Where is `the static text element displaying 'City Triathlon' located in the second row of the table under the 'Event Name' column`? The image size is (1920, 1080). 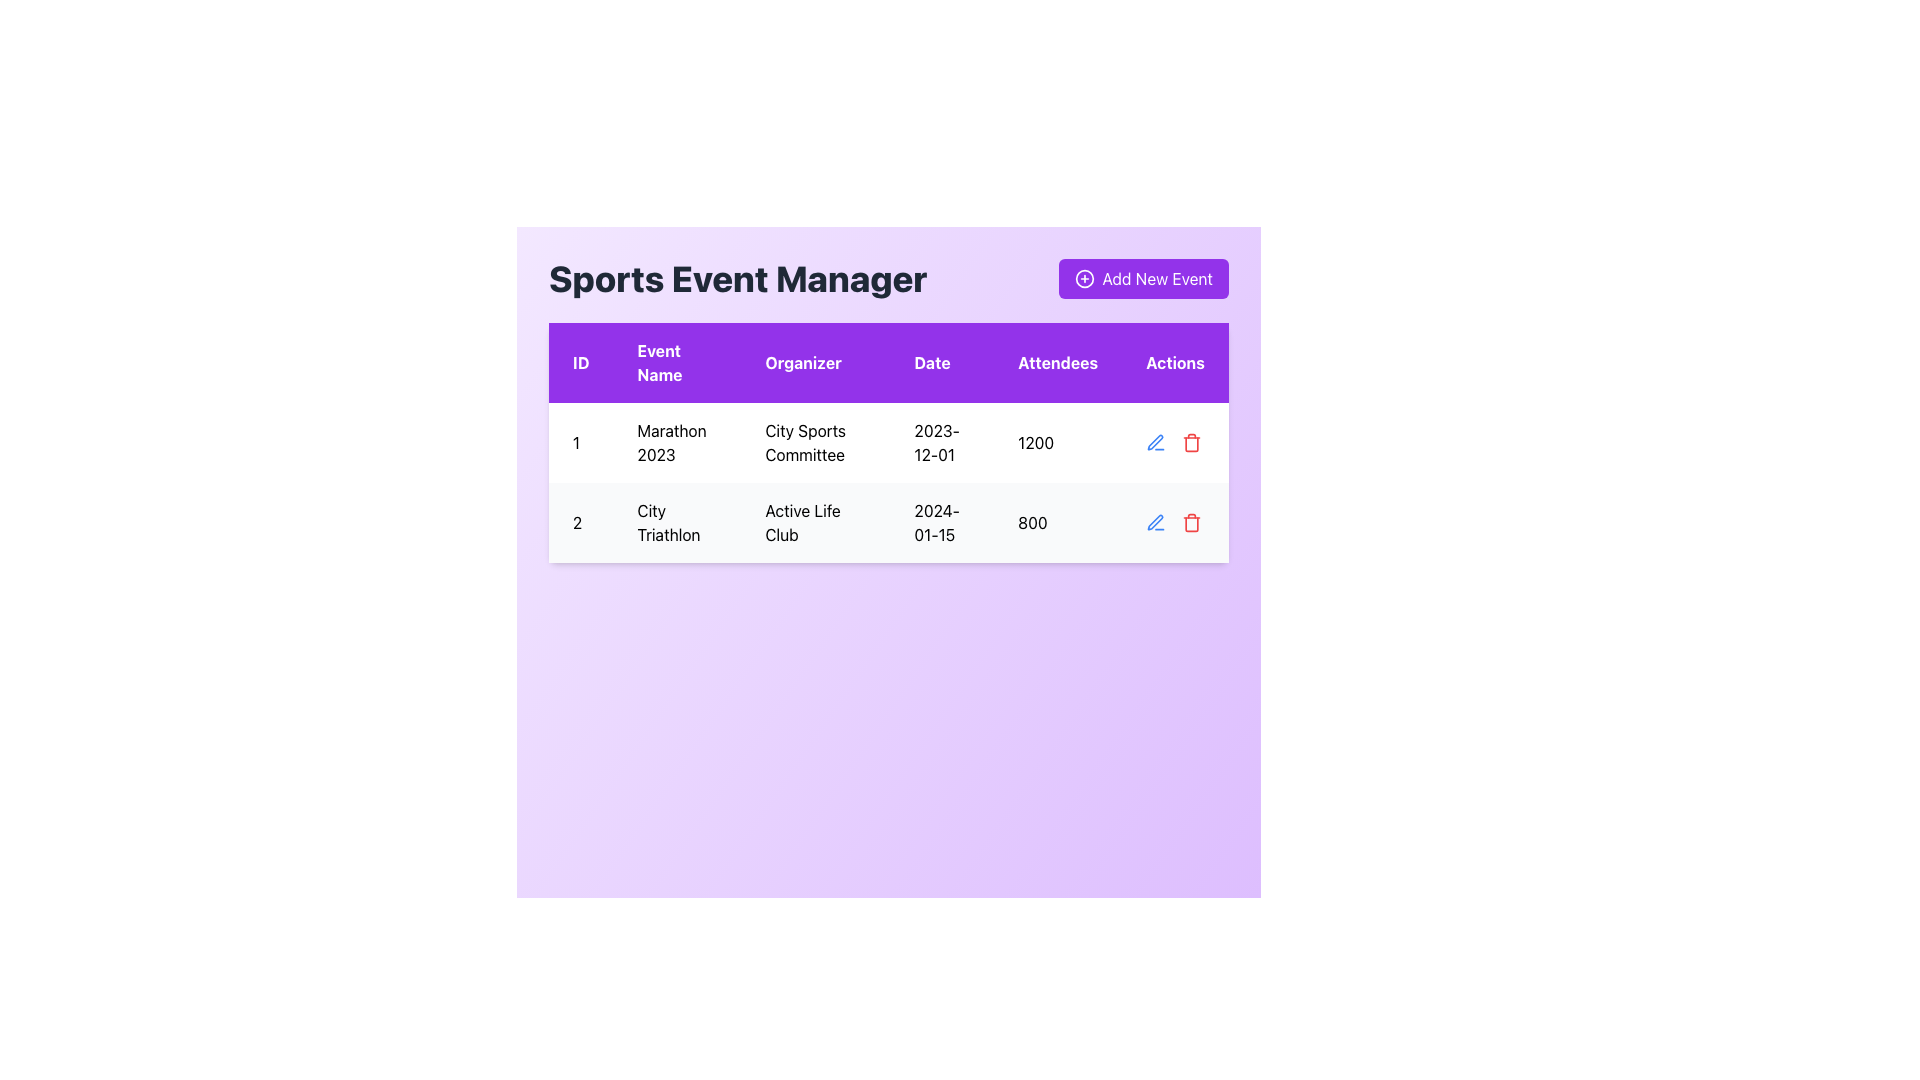
the static text element displaying 'City Triathlon' located in the second row of the table under the 'Event Name' column is located at coordinates (677, 522).